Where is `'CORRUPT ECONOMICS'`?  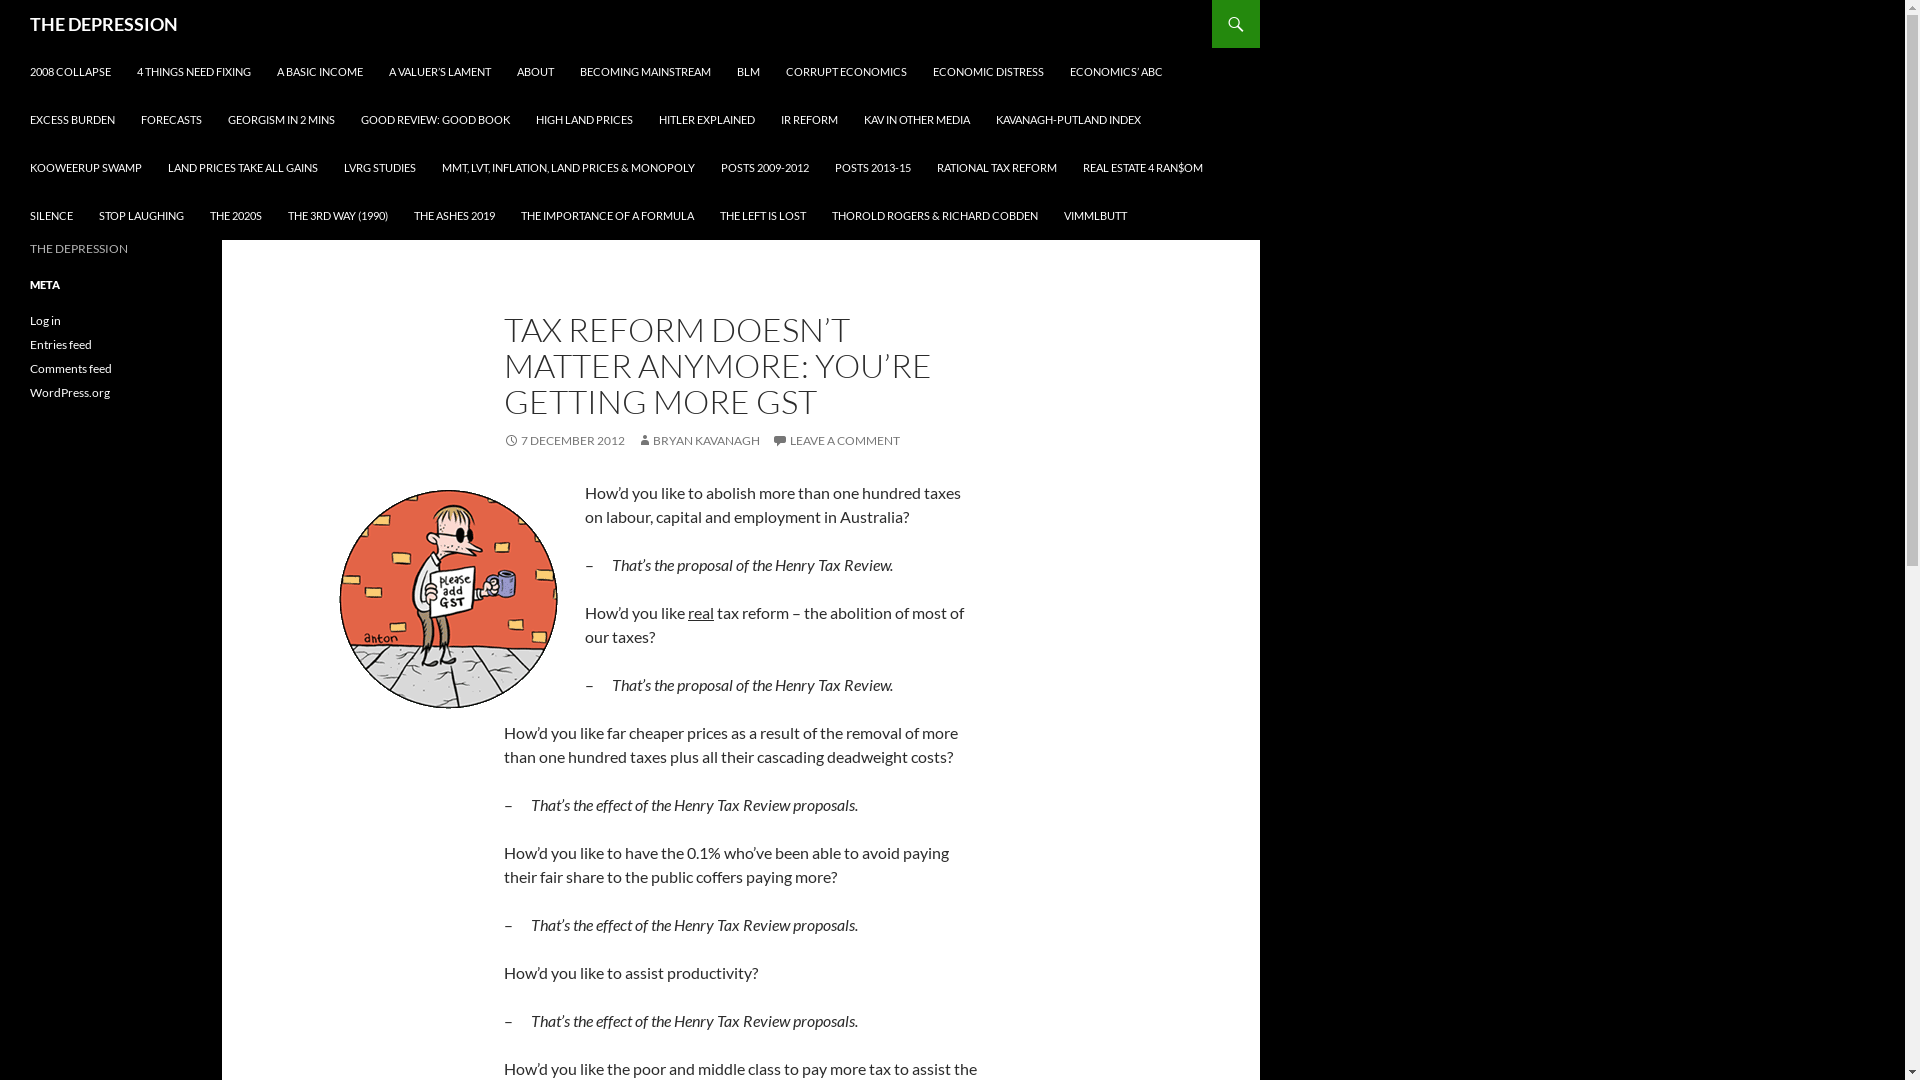 'CORRUPT ECONOMICS' is located at coordinates (846, 71).